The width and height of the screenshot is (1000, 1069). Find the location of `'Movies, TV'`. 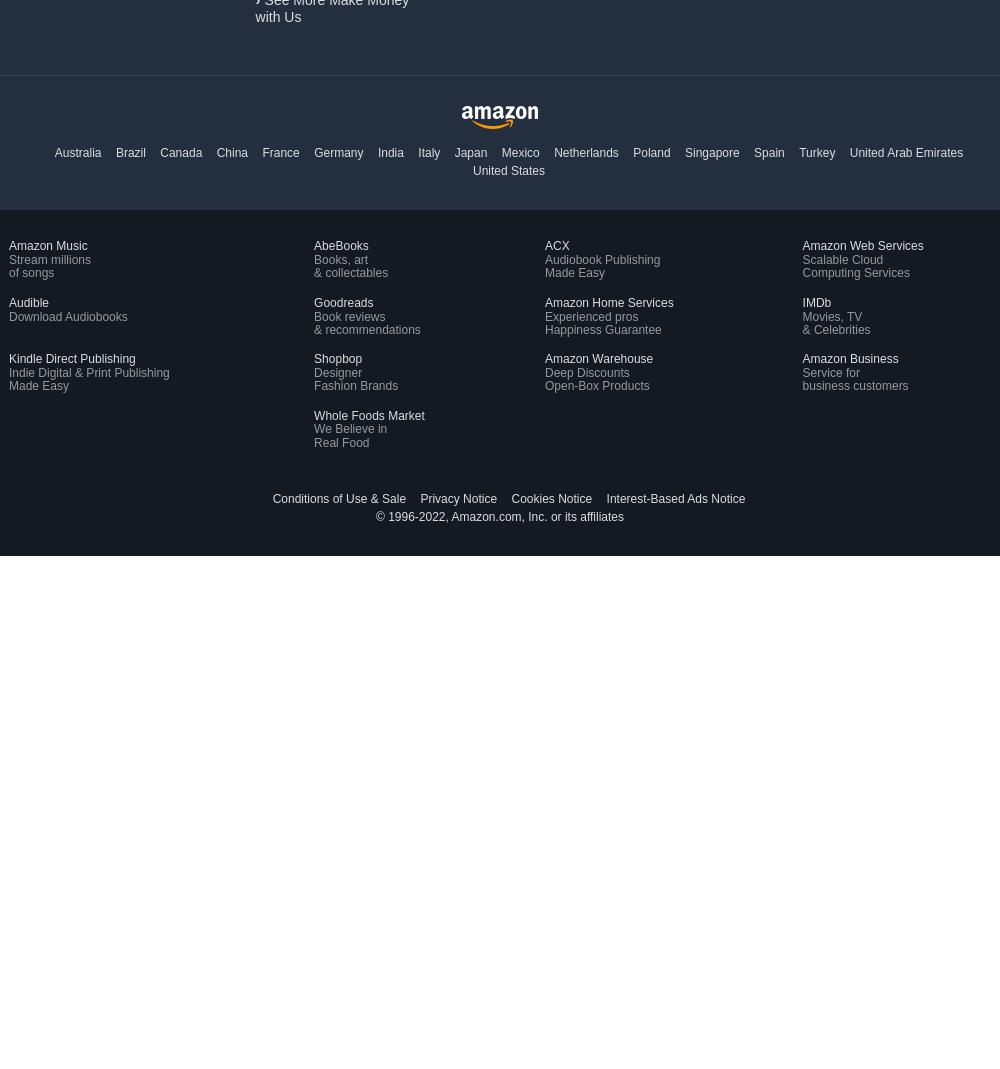

'Movies, TV' is located at coordinates (831, 314).